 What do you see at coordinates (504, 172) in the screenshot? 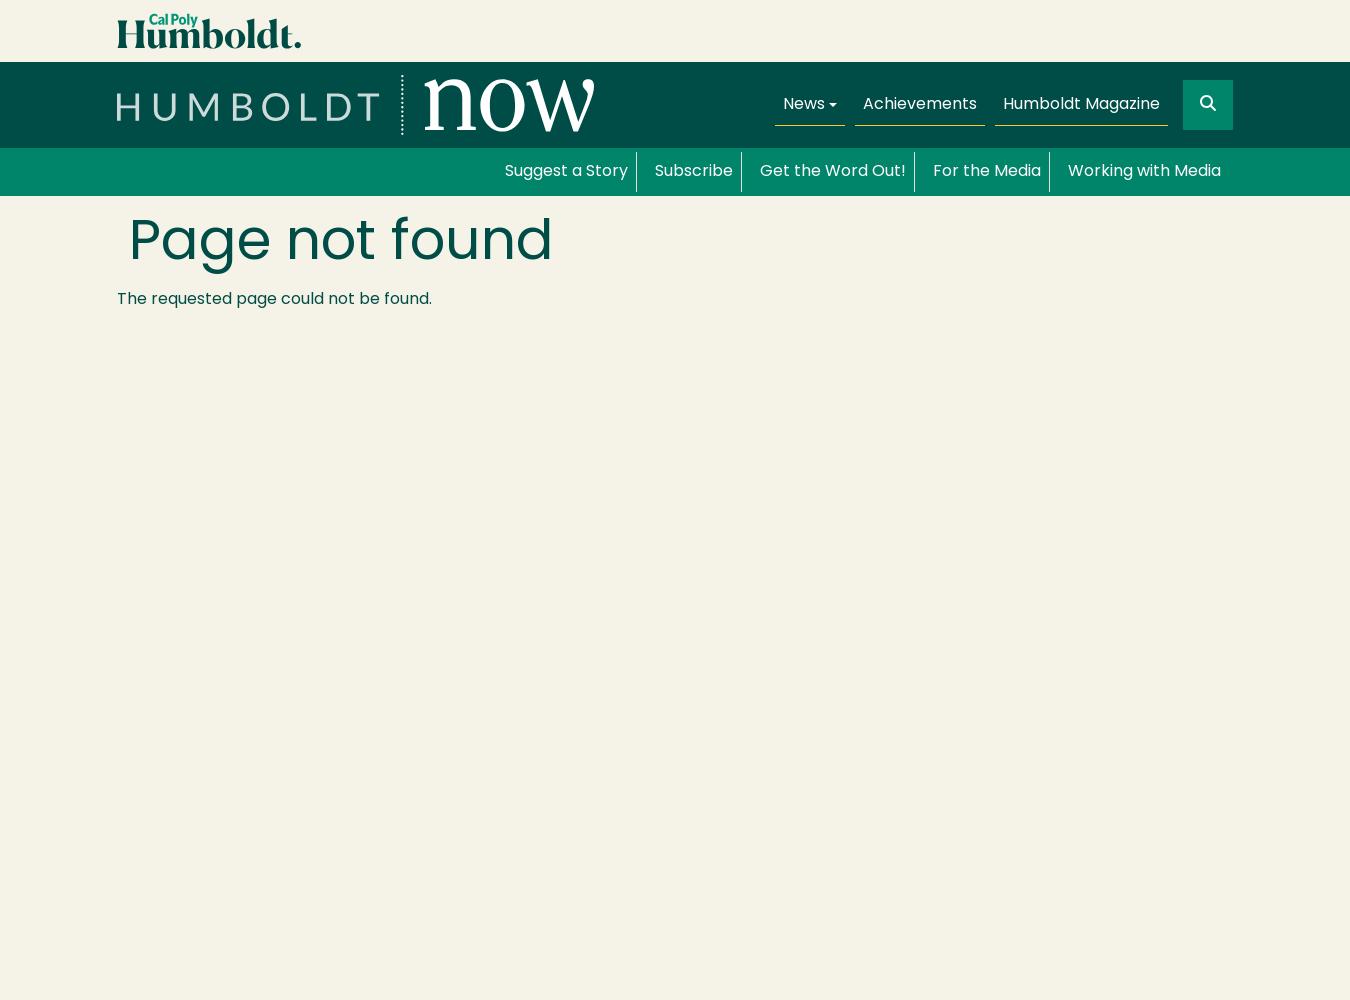
I see `'Suggest a Story'` at bounding box center [504, 172].